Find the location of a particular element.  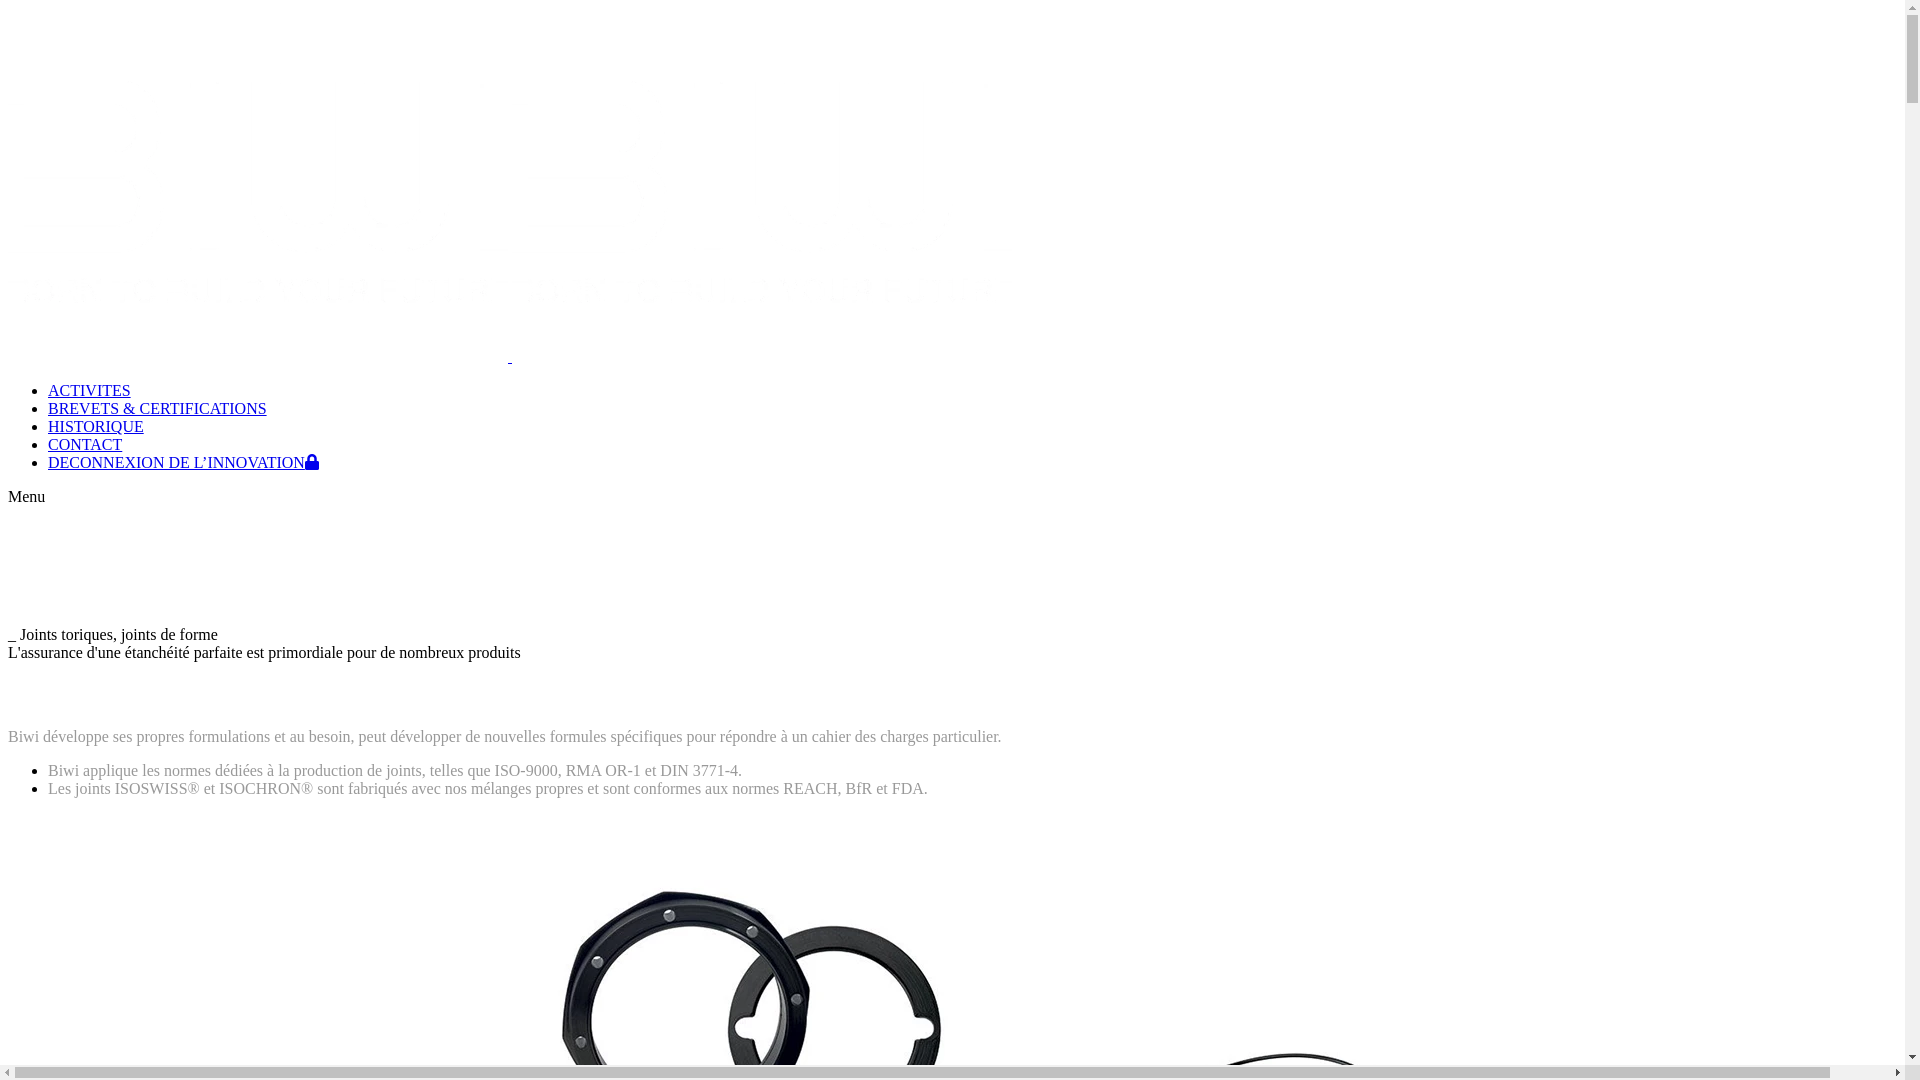

'CONTACT' is located at coordinates (84, 443).